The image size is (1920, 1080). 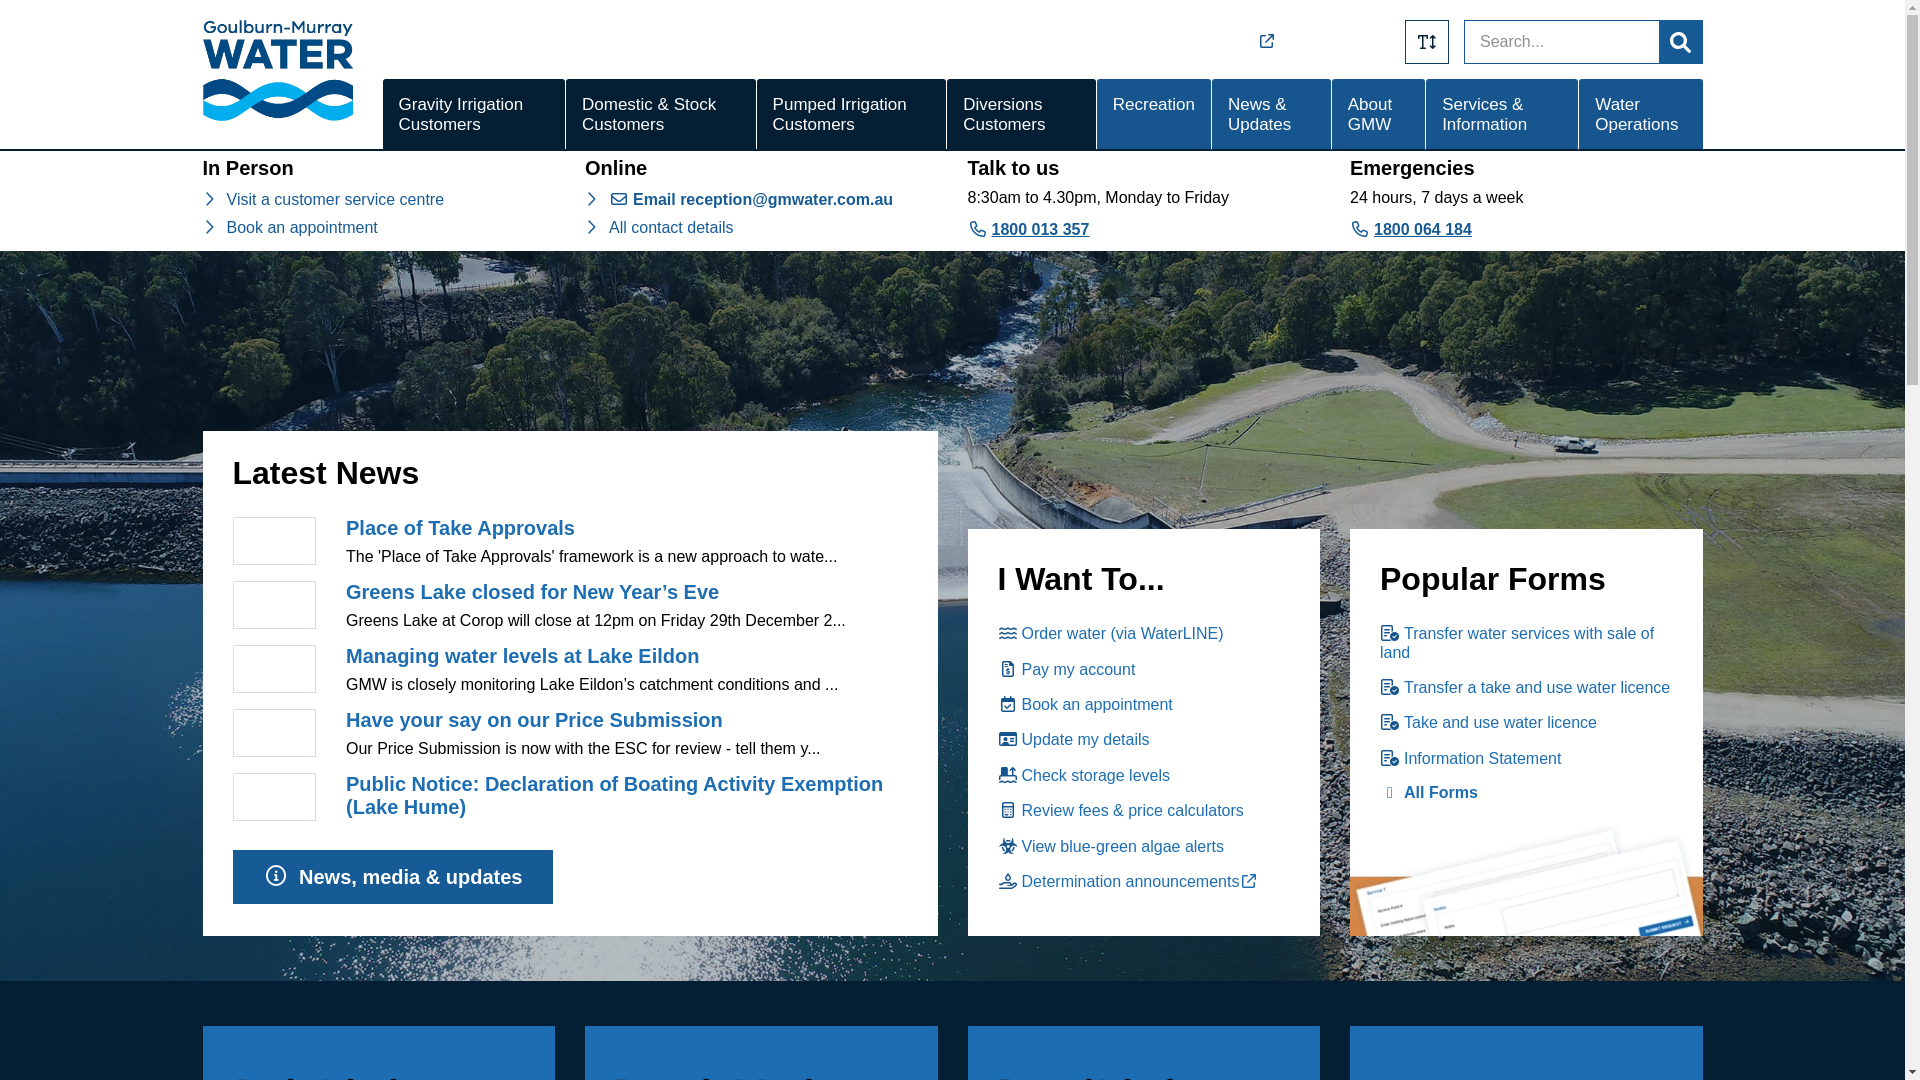 I want to click on 'Have your say on our Price Submission', so click(x=534, y=720).